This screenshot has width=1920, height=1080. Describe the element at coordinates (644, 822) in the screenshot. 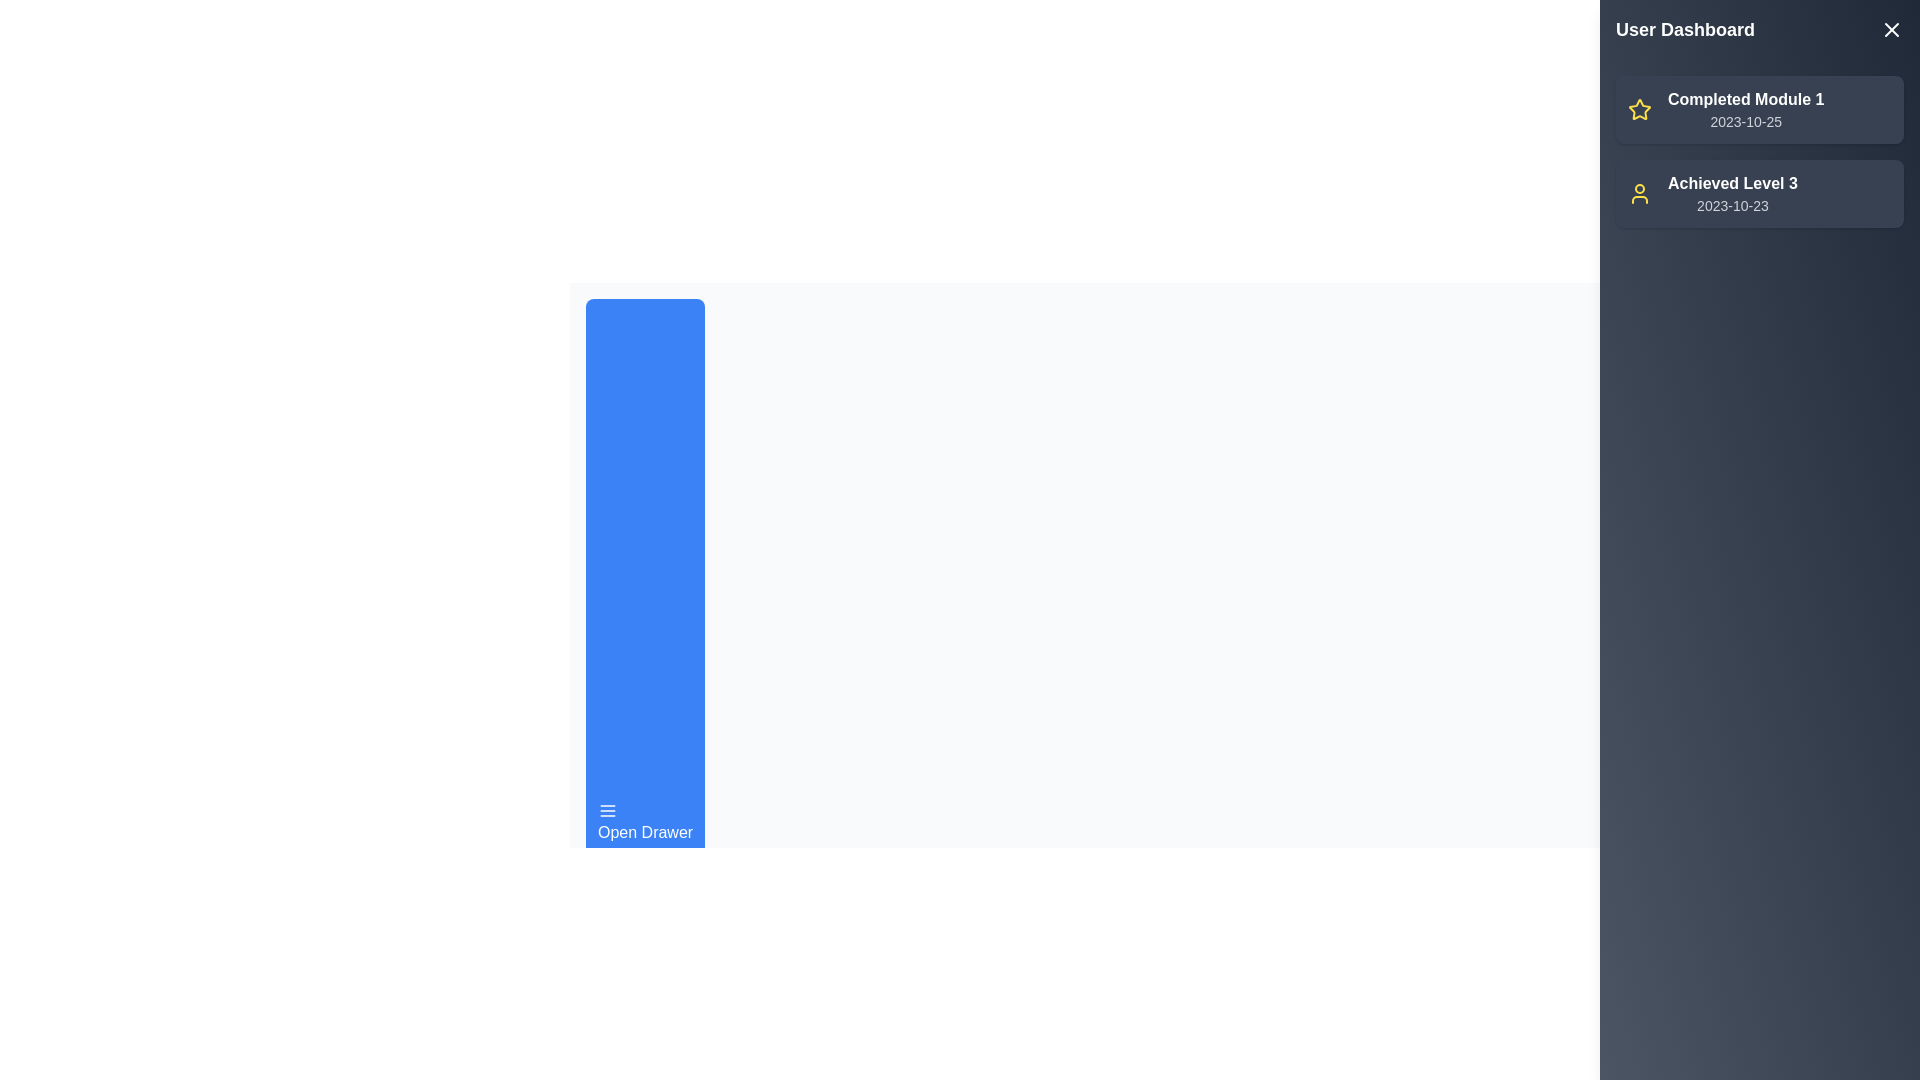

I see `'Open Drawer' button to toggle the drawer state` at that location.